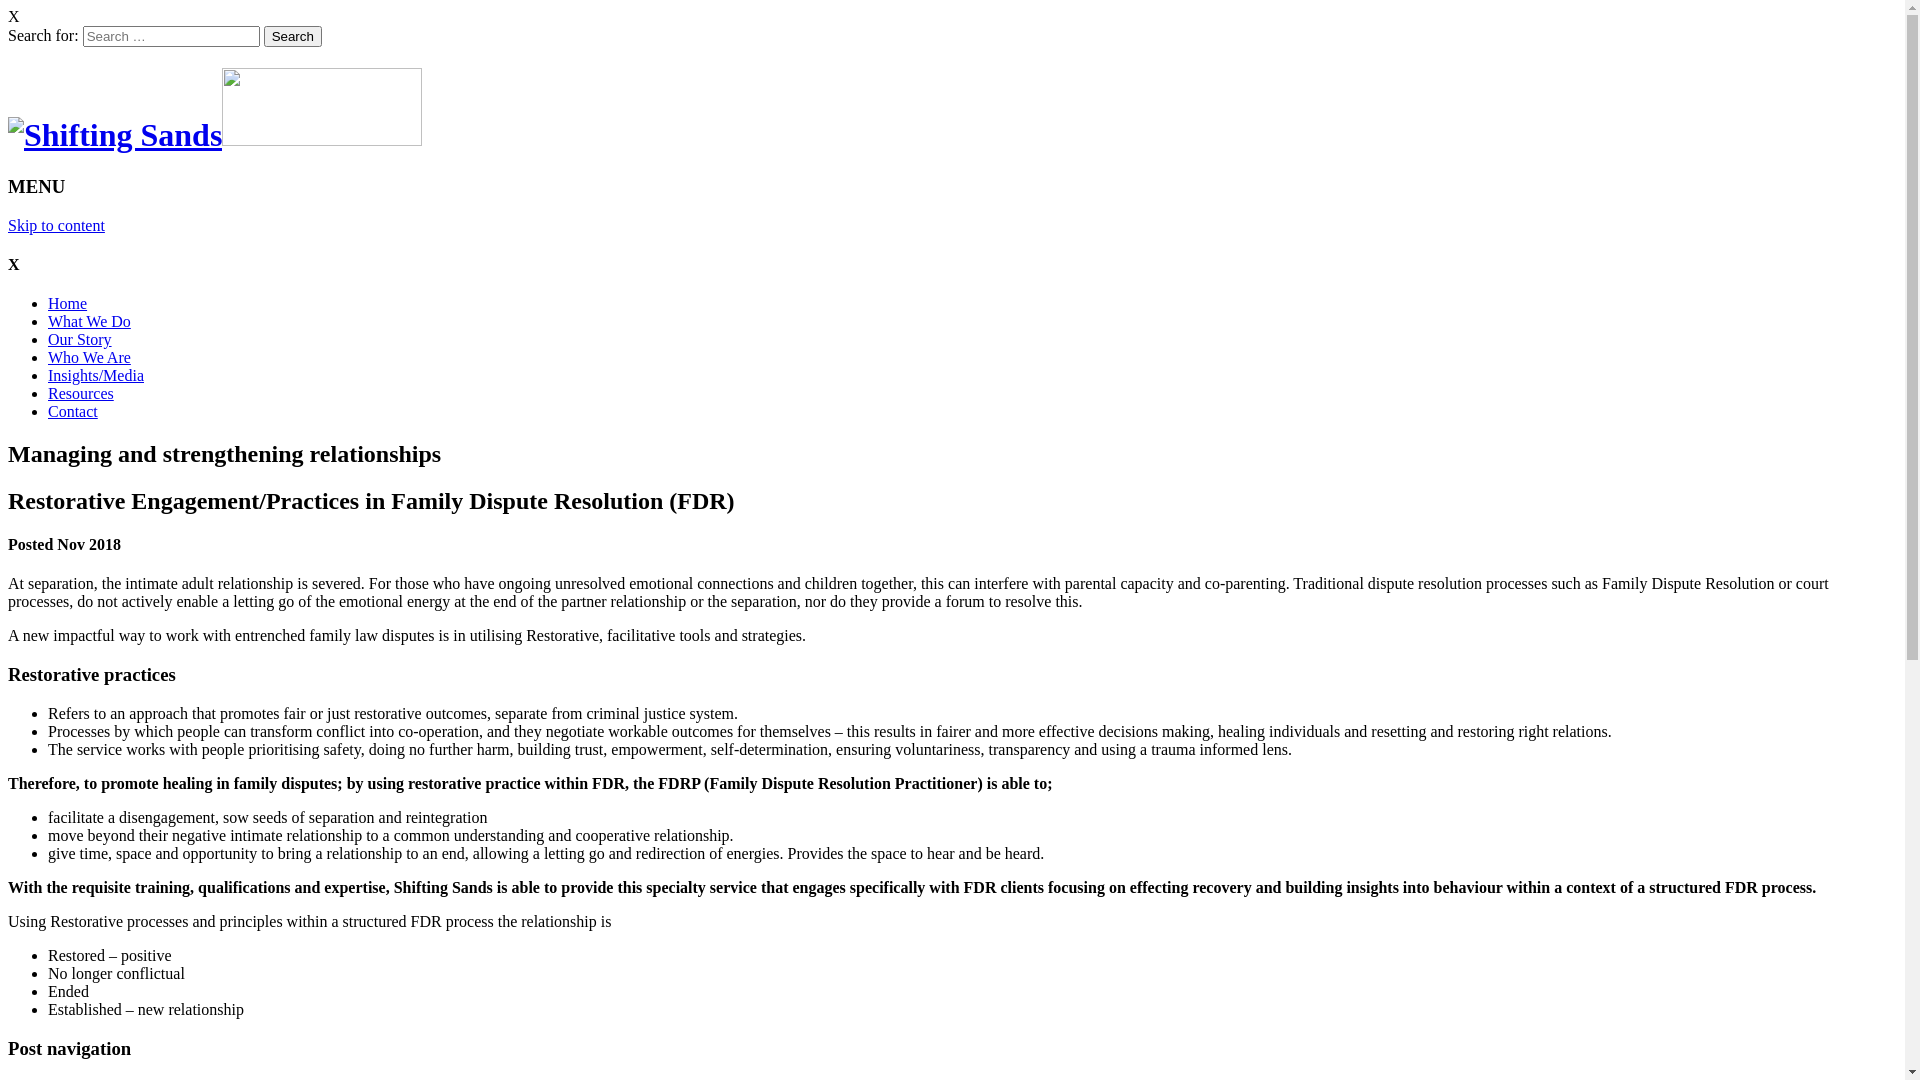 The width and height of the screenshot is (1920, 1080). I want to click on 'Skip to content', so click(56, 225).